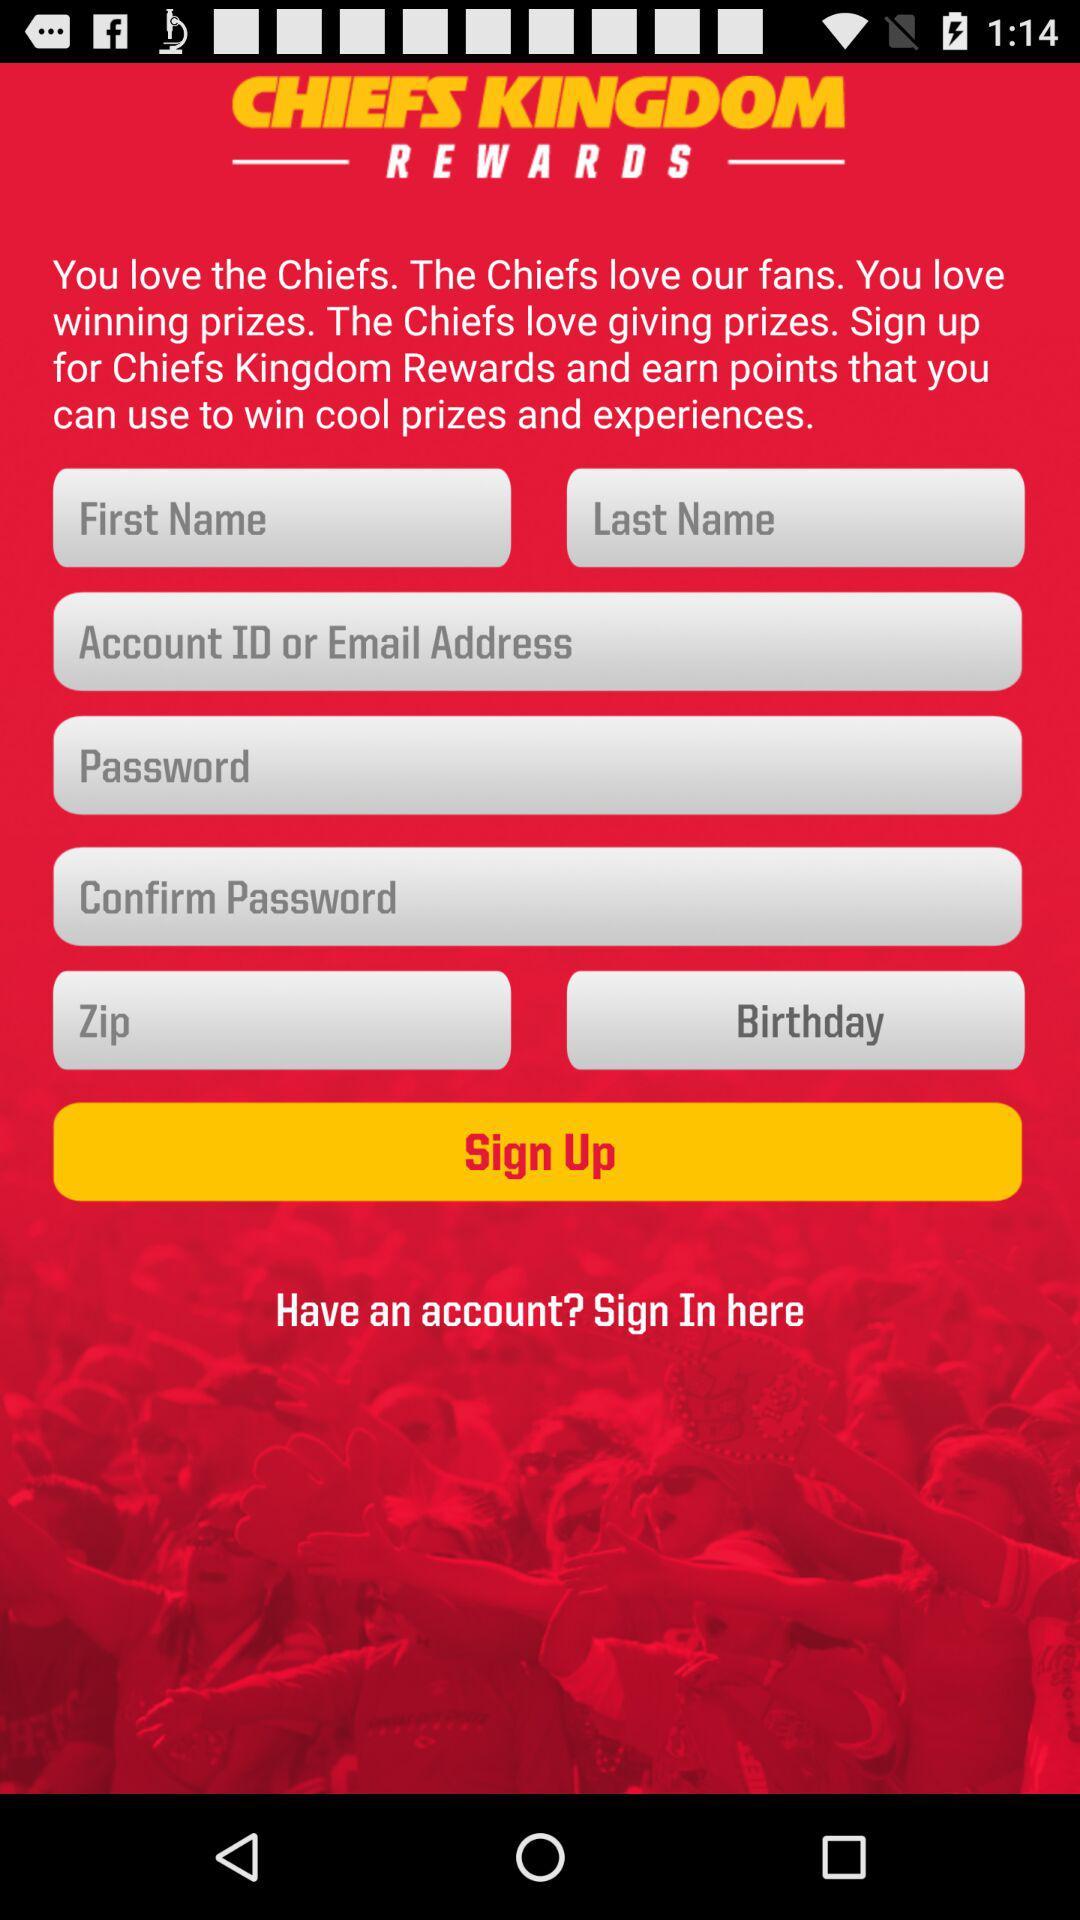 The height and width of the screenshot is (1920, 1080). I want to click on share the article, so click(283, 1020).